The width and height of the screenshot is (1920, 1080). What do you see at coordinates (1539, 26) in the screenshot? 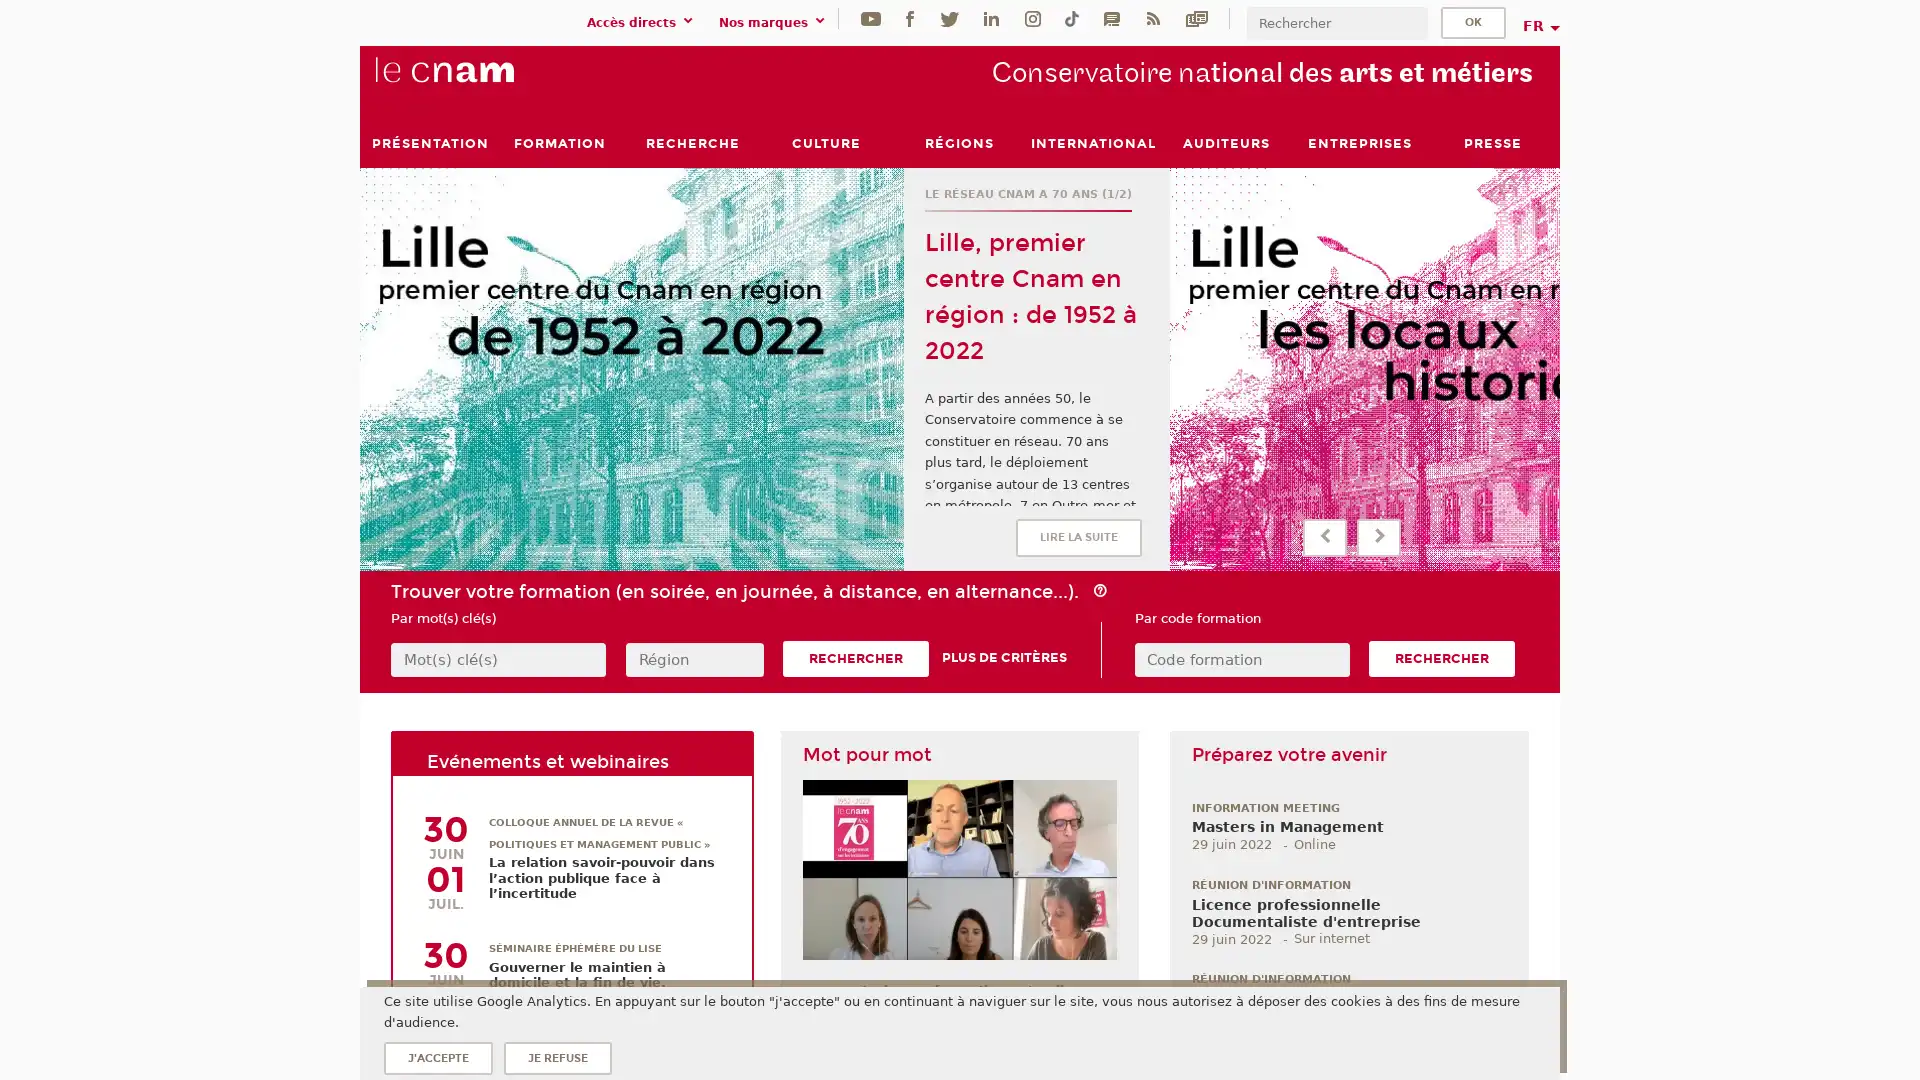
I see `FR` at bounding box center [1539, 26].